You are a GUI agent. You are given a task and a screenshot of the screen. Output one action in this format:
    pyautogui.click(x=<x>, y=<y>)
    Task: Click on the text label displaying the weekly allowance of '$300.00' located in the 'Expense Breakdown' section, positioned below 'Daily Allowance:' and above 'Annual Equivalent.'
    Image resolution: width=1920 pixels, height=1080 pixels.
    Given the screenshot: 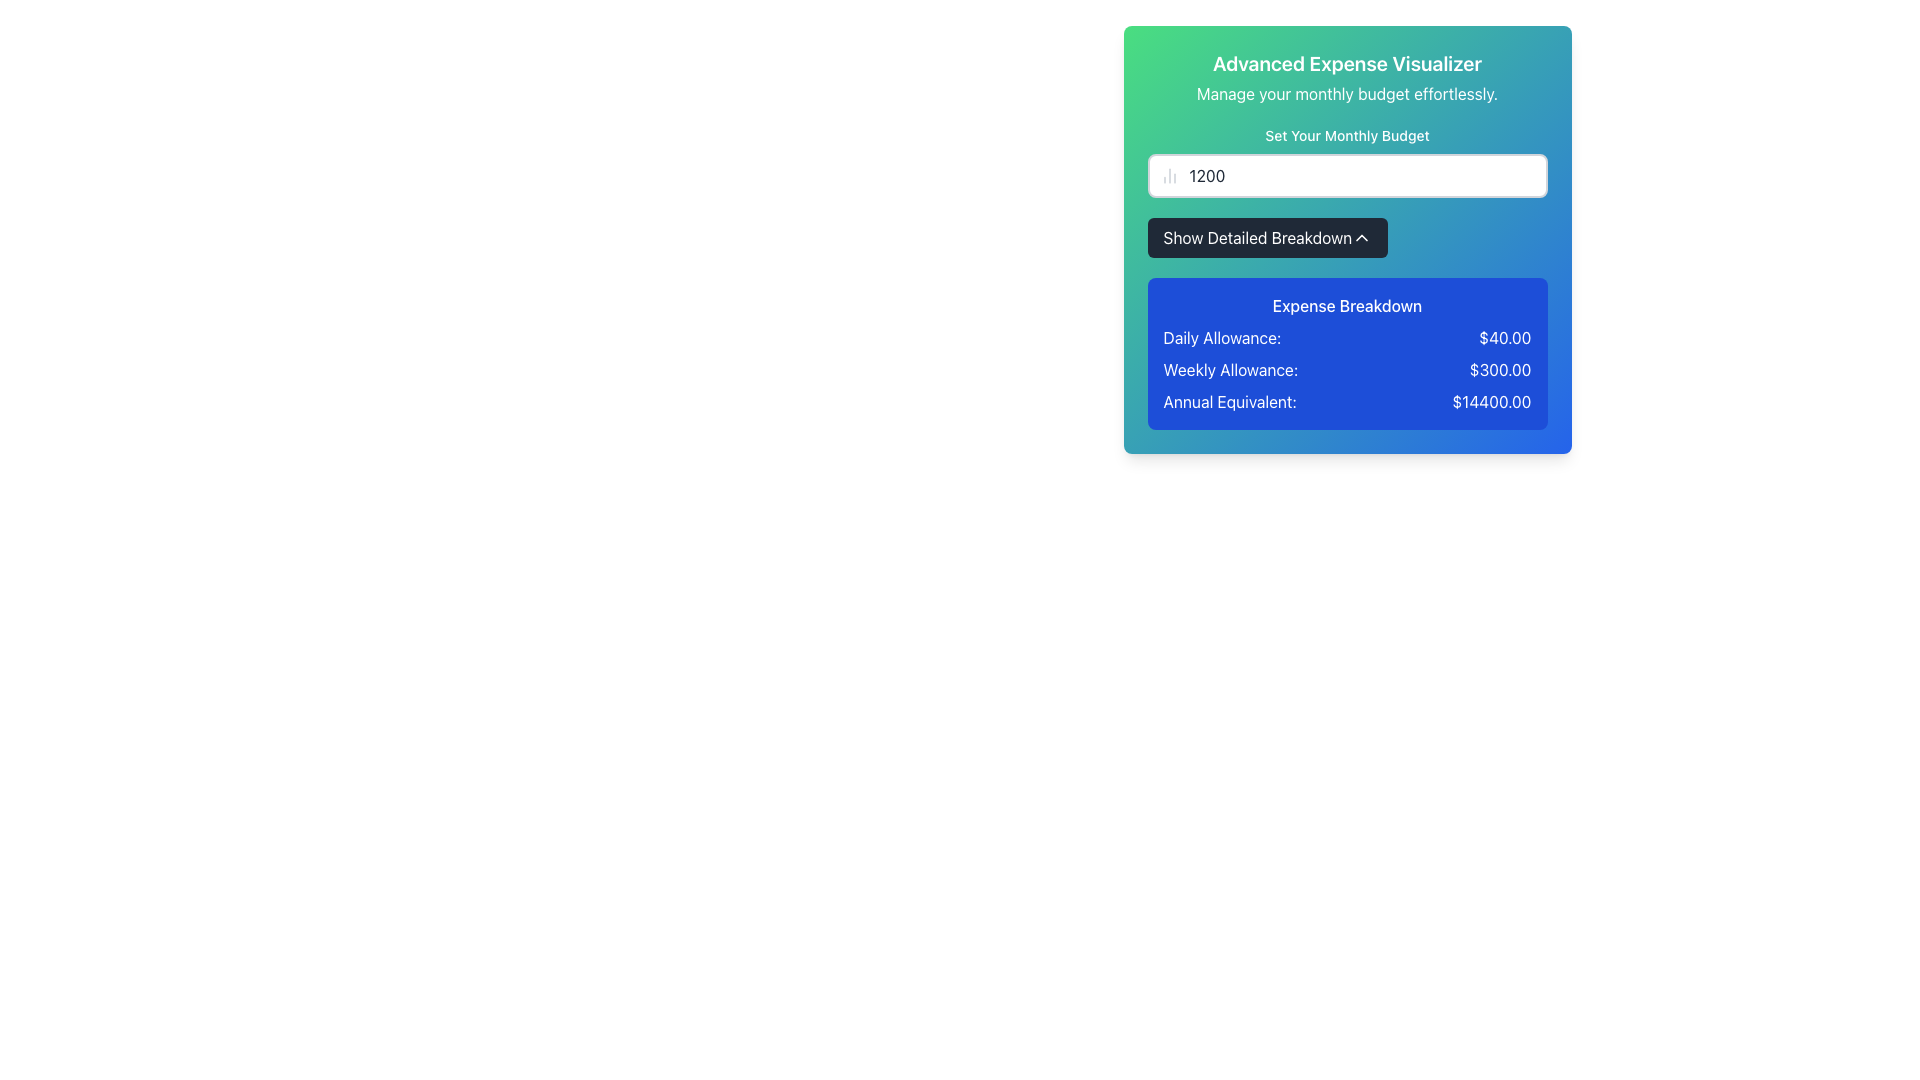 What is the action you would take?
    pyautogui.click(x=1229, y=370)
    